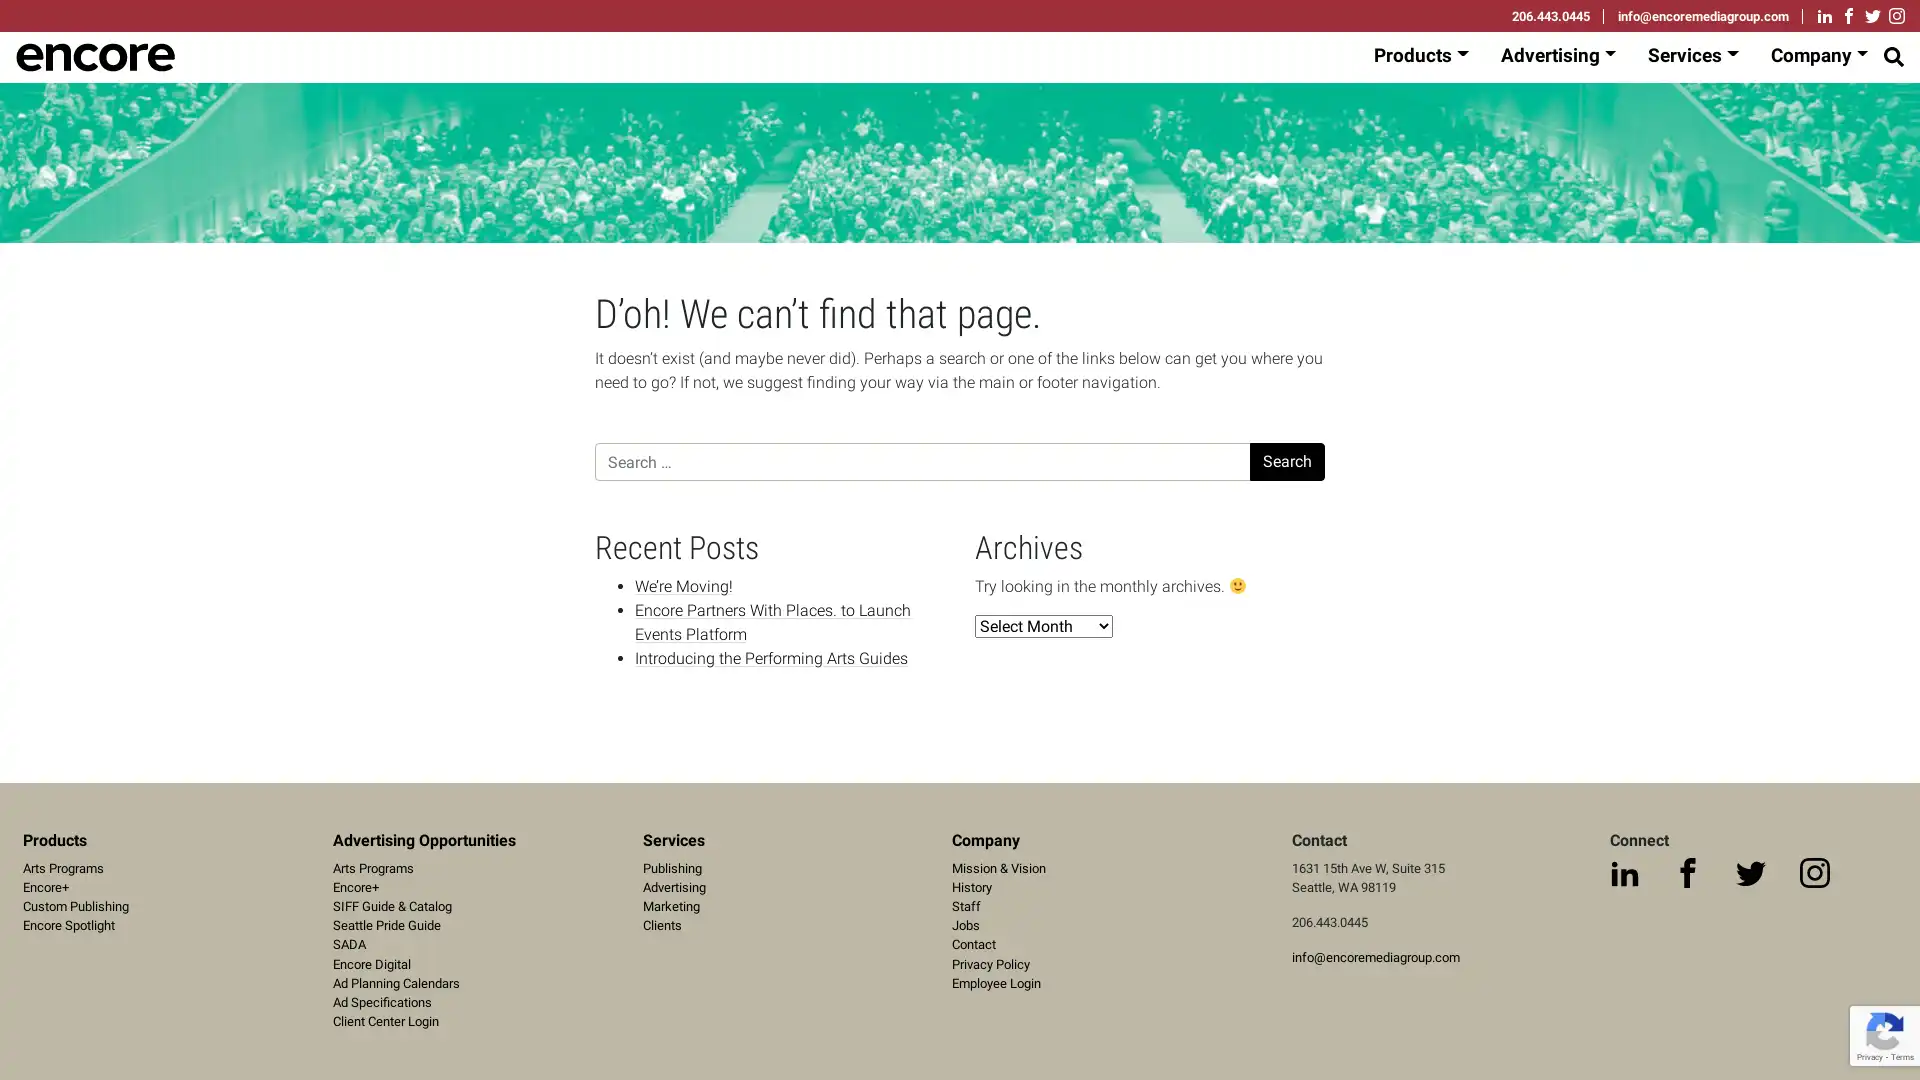  What do you see at coordinates (1287, 462) in the screenshot?
I see `Search` at bounding box center [1287, 462].